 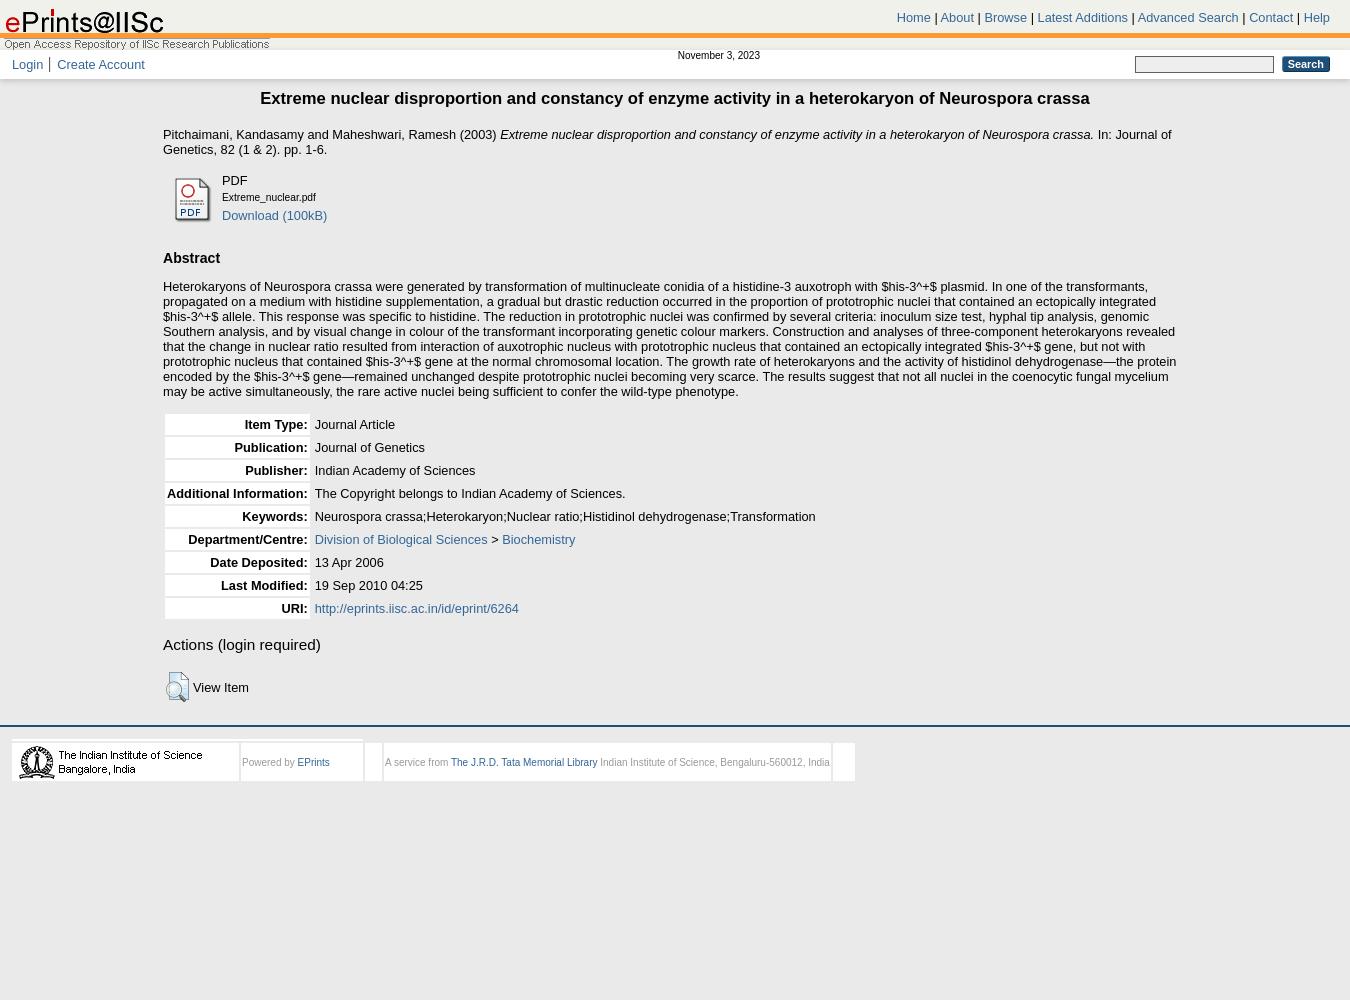 What do you see at coordinates (983, 17) in the screenshot?
I see `'Browse'` at bounding box center [983, 17].